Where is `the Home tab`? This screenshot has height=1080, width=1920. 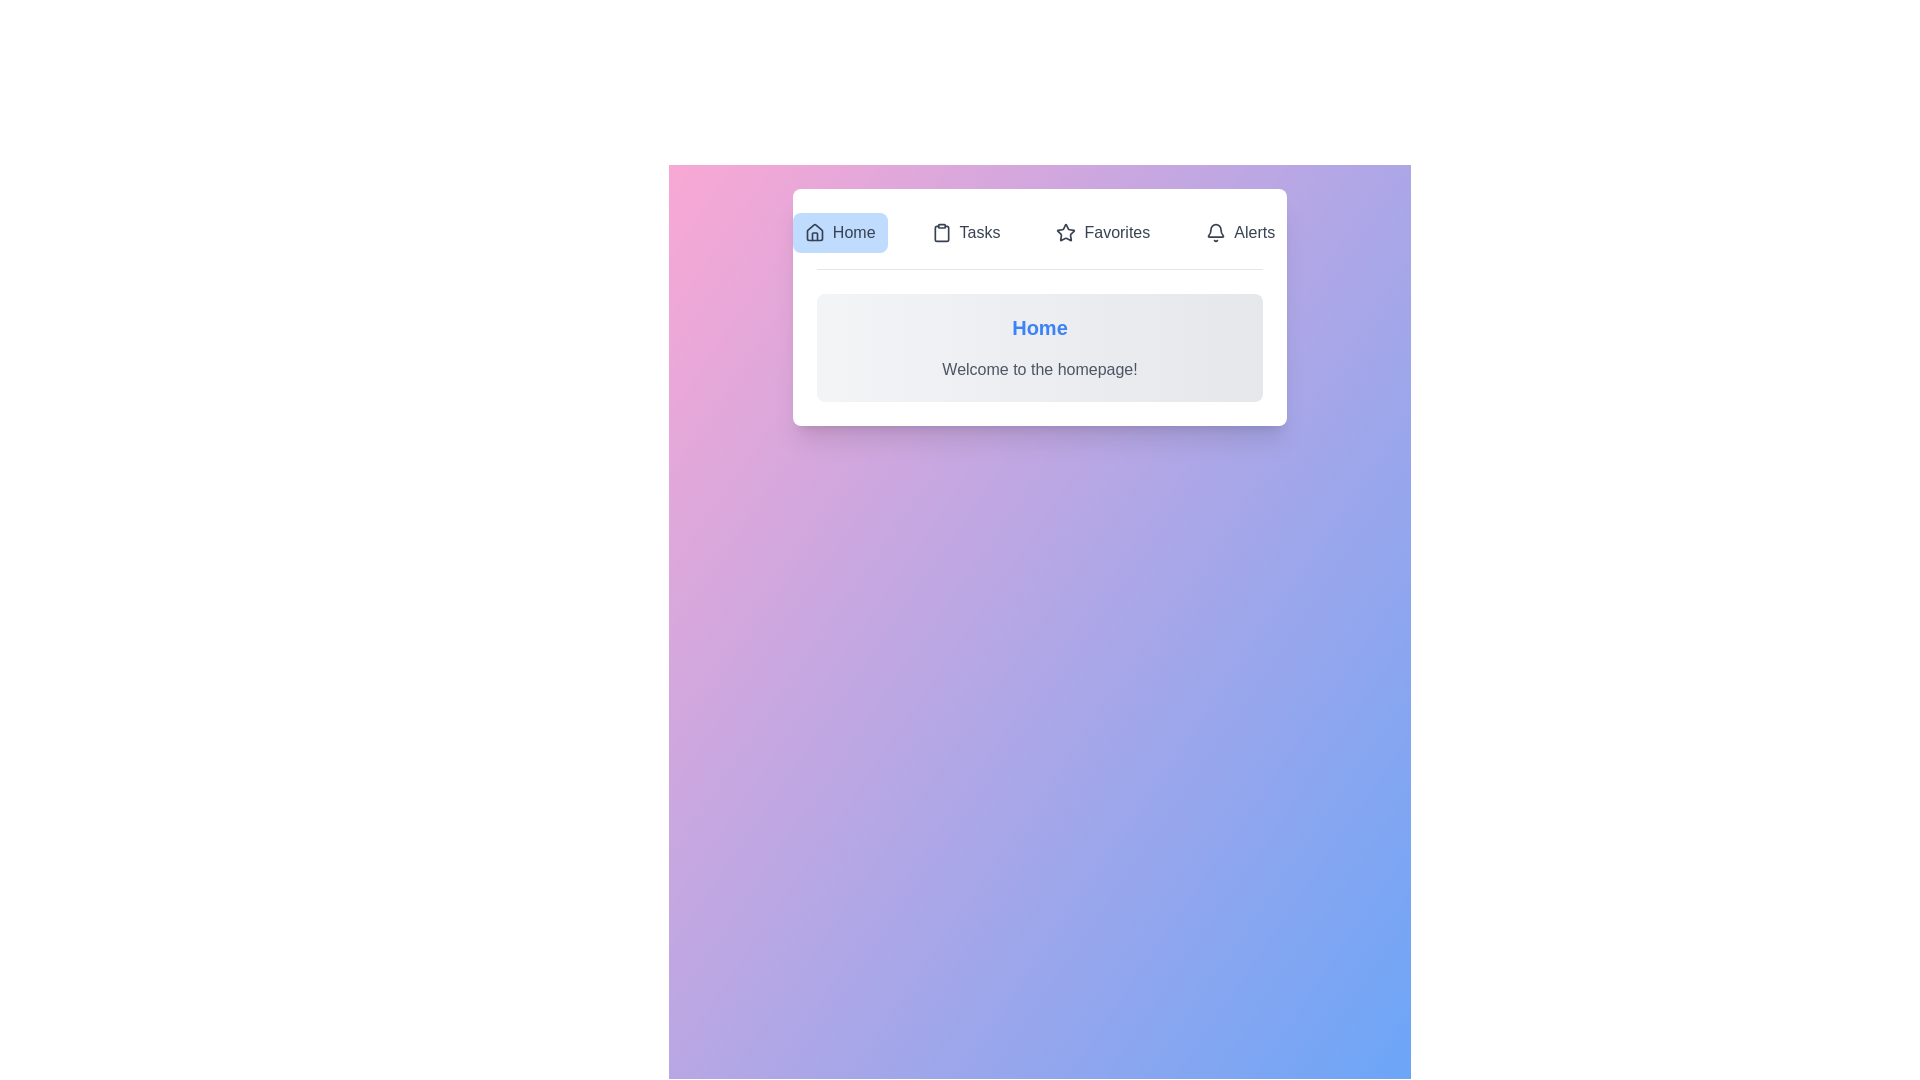
the Home tab is located at coordinates (840, 231).